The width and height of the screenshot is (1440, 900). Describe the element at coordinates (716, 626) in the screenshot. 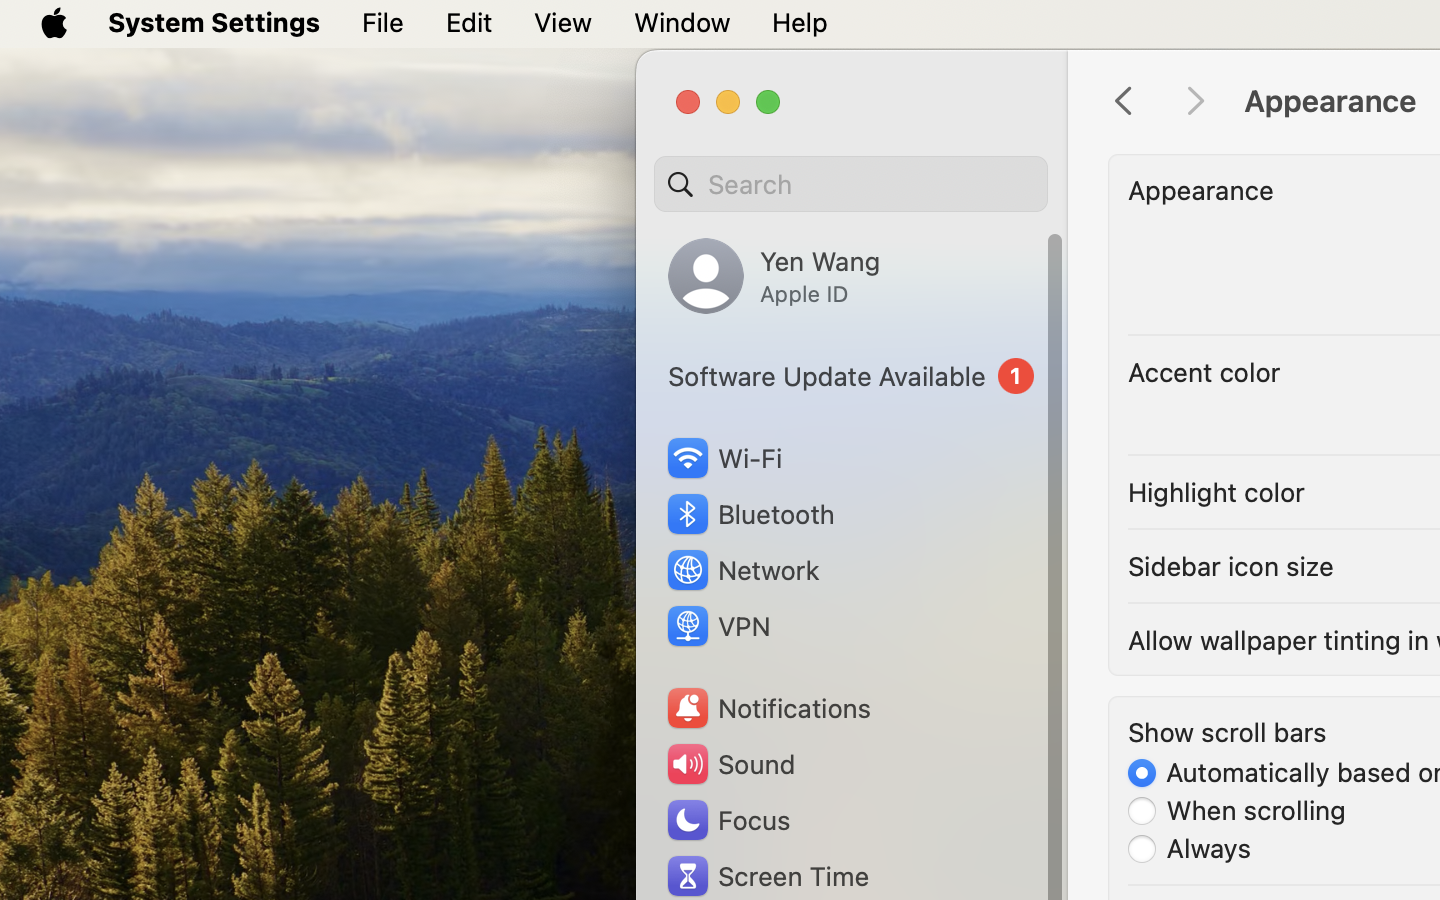

I see `'VPN'` at that location.